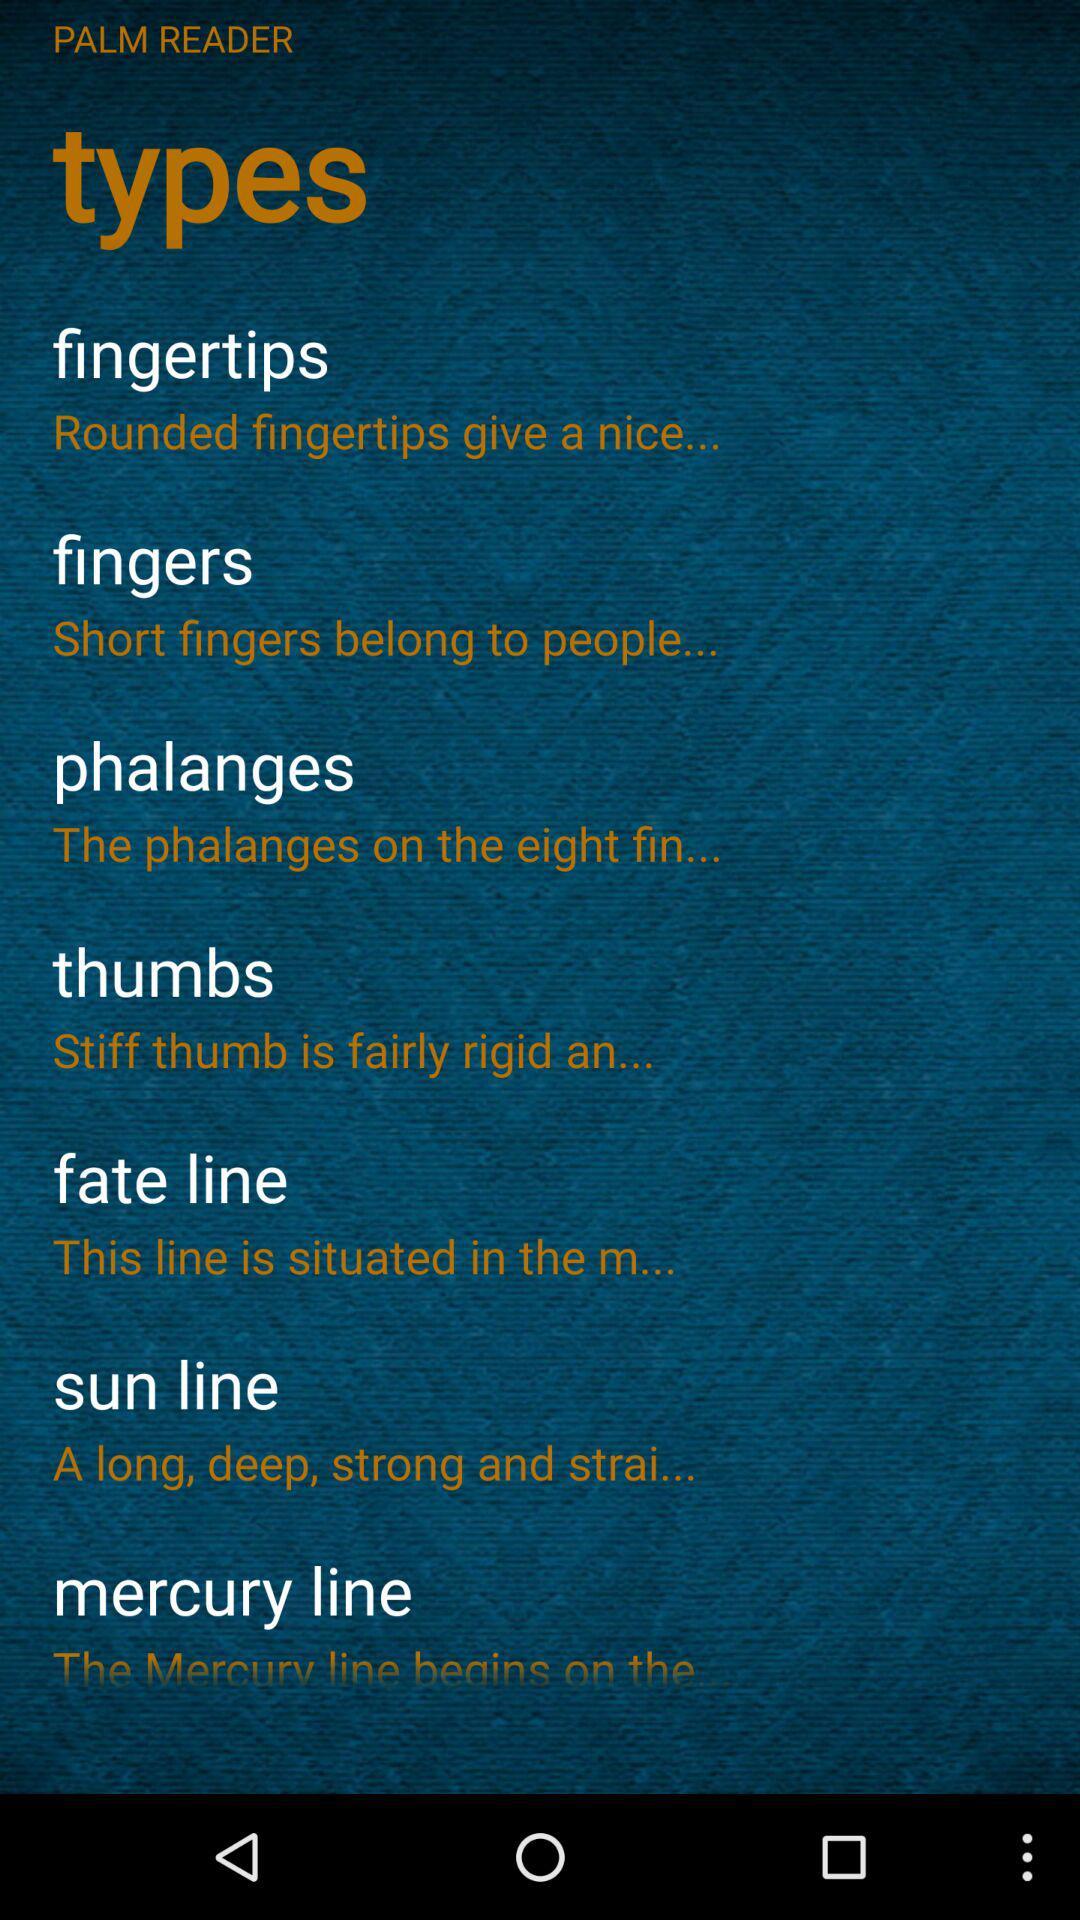 The width and height of the screenshot is (1080, 1920). I want to click on icon below the this line is, so click(540, 1383).